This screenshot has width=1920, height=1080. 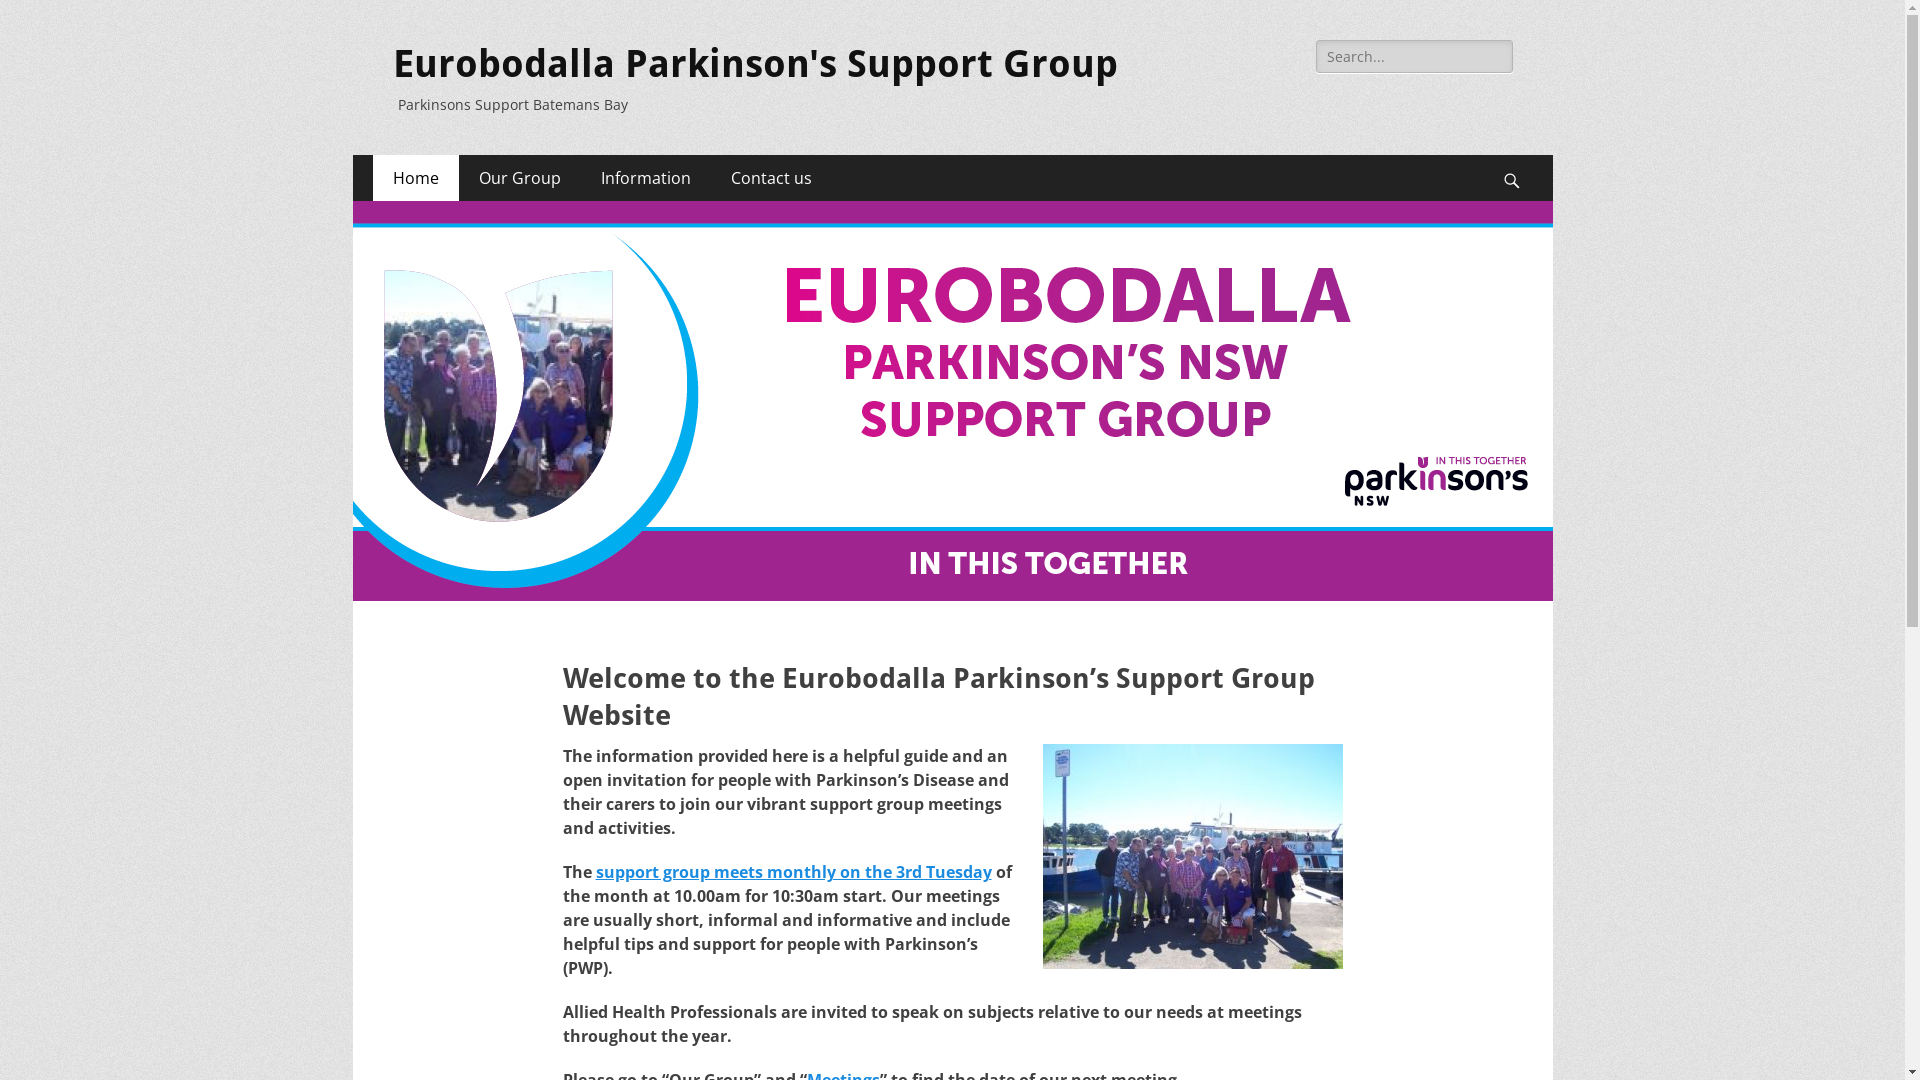 What do you see at coordinates (644, 176) in the screenshot?
I see `'Information'` at bounding box center [644, 176].